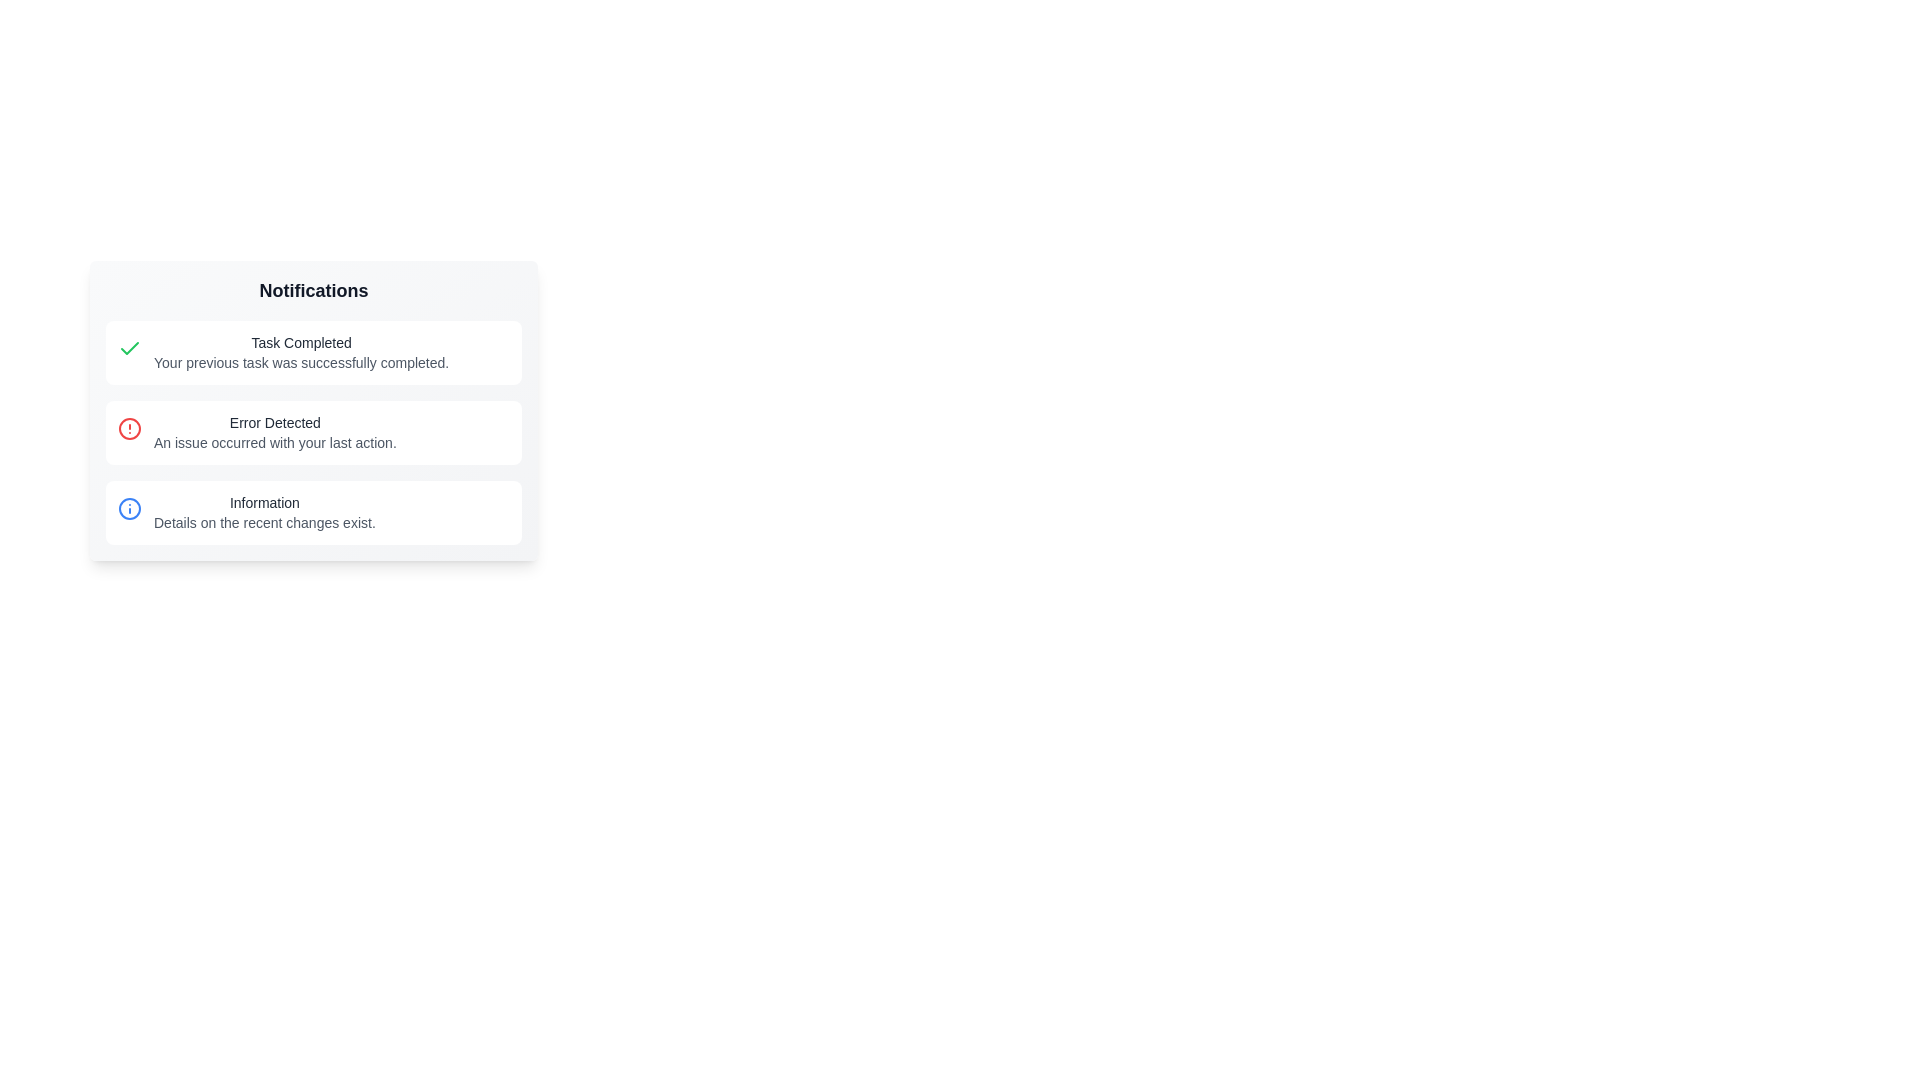  What do you see at coordinates (128, 347) in the screenshot?
I see `the checkmark icon indicating successful task completion located within the 'Task Completed' notification at the top of the notifications list` at bounding box center [128, 347].